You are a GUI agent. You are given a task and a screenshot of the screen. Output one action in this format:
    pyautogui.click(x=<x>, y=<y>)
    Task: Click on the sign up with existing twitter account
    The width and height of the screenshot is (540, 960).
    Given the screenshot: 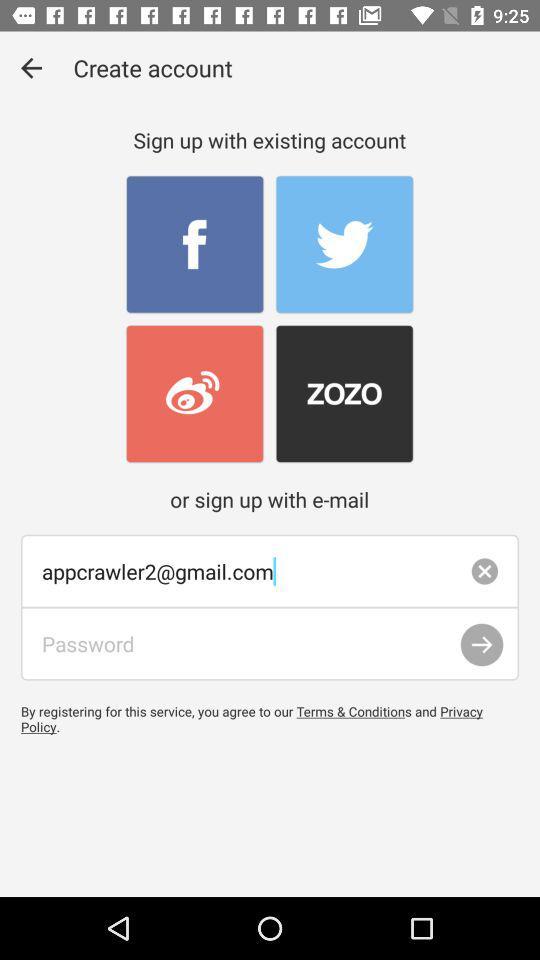 What is the action you would take?
    pyautogui.click(x=343, y=244)
    